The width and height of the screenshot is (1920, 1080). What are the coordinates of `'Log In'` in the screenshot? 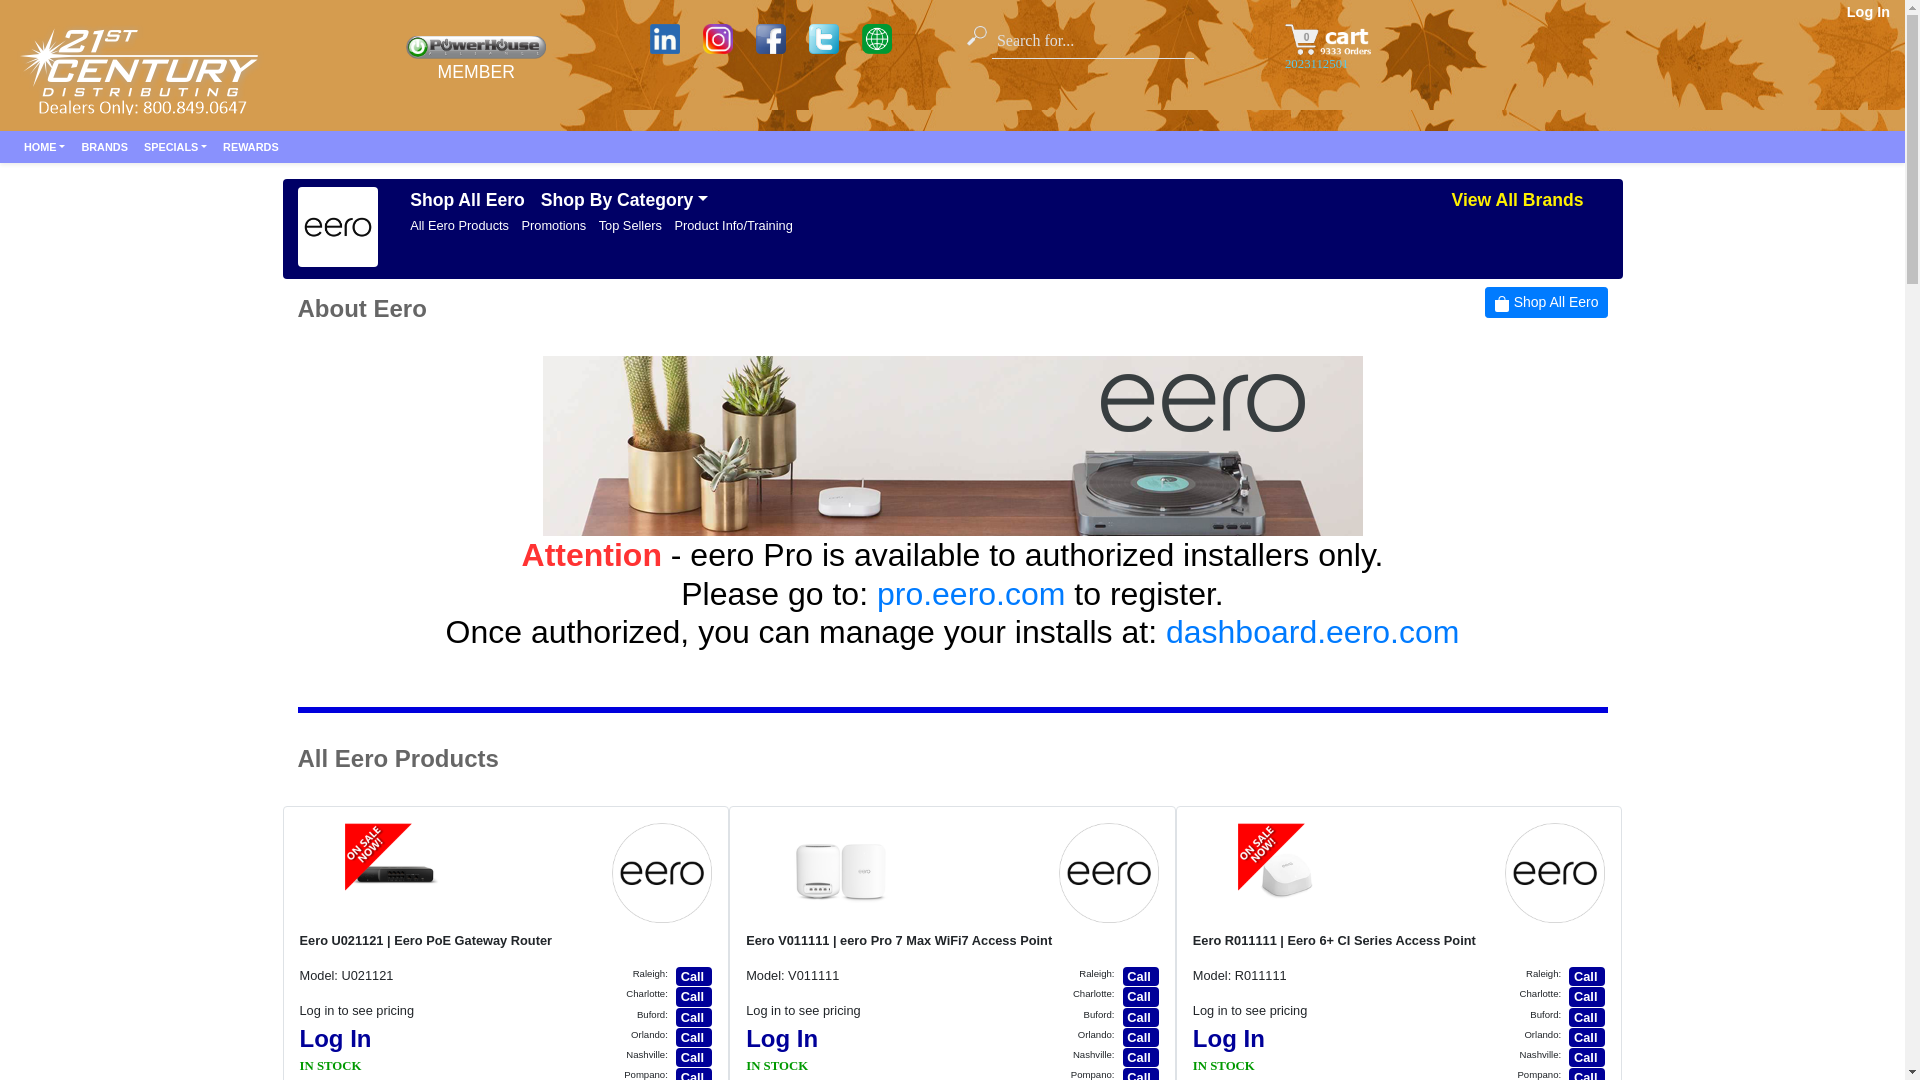 It's located at (1227, 1037).